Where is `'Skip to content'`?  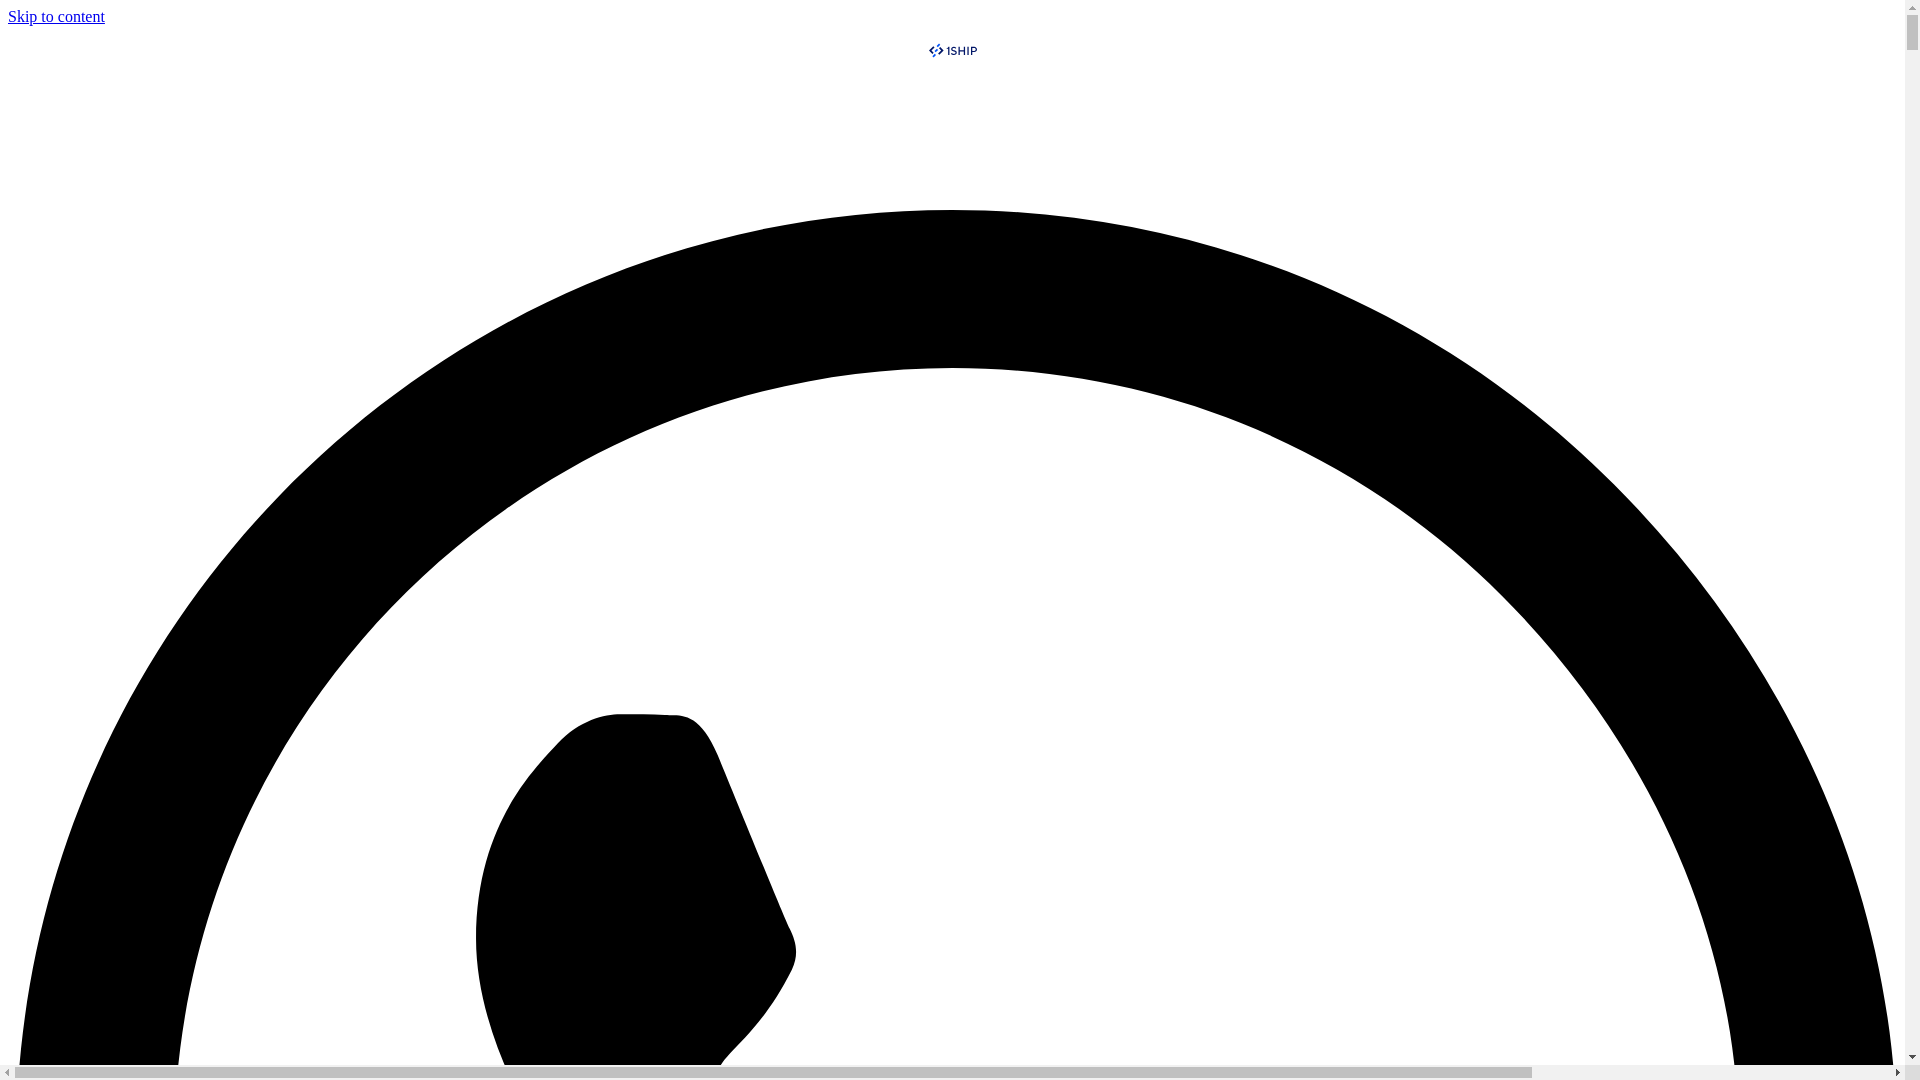
'Skip to content' is located at coordinates (56, 16).